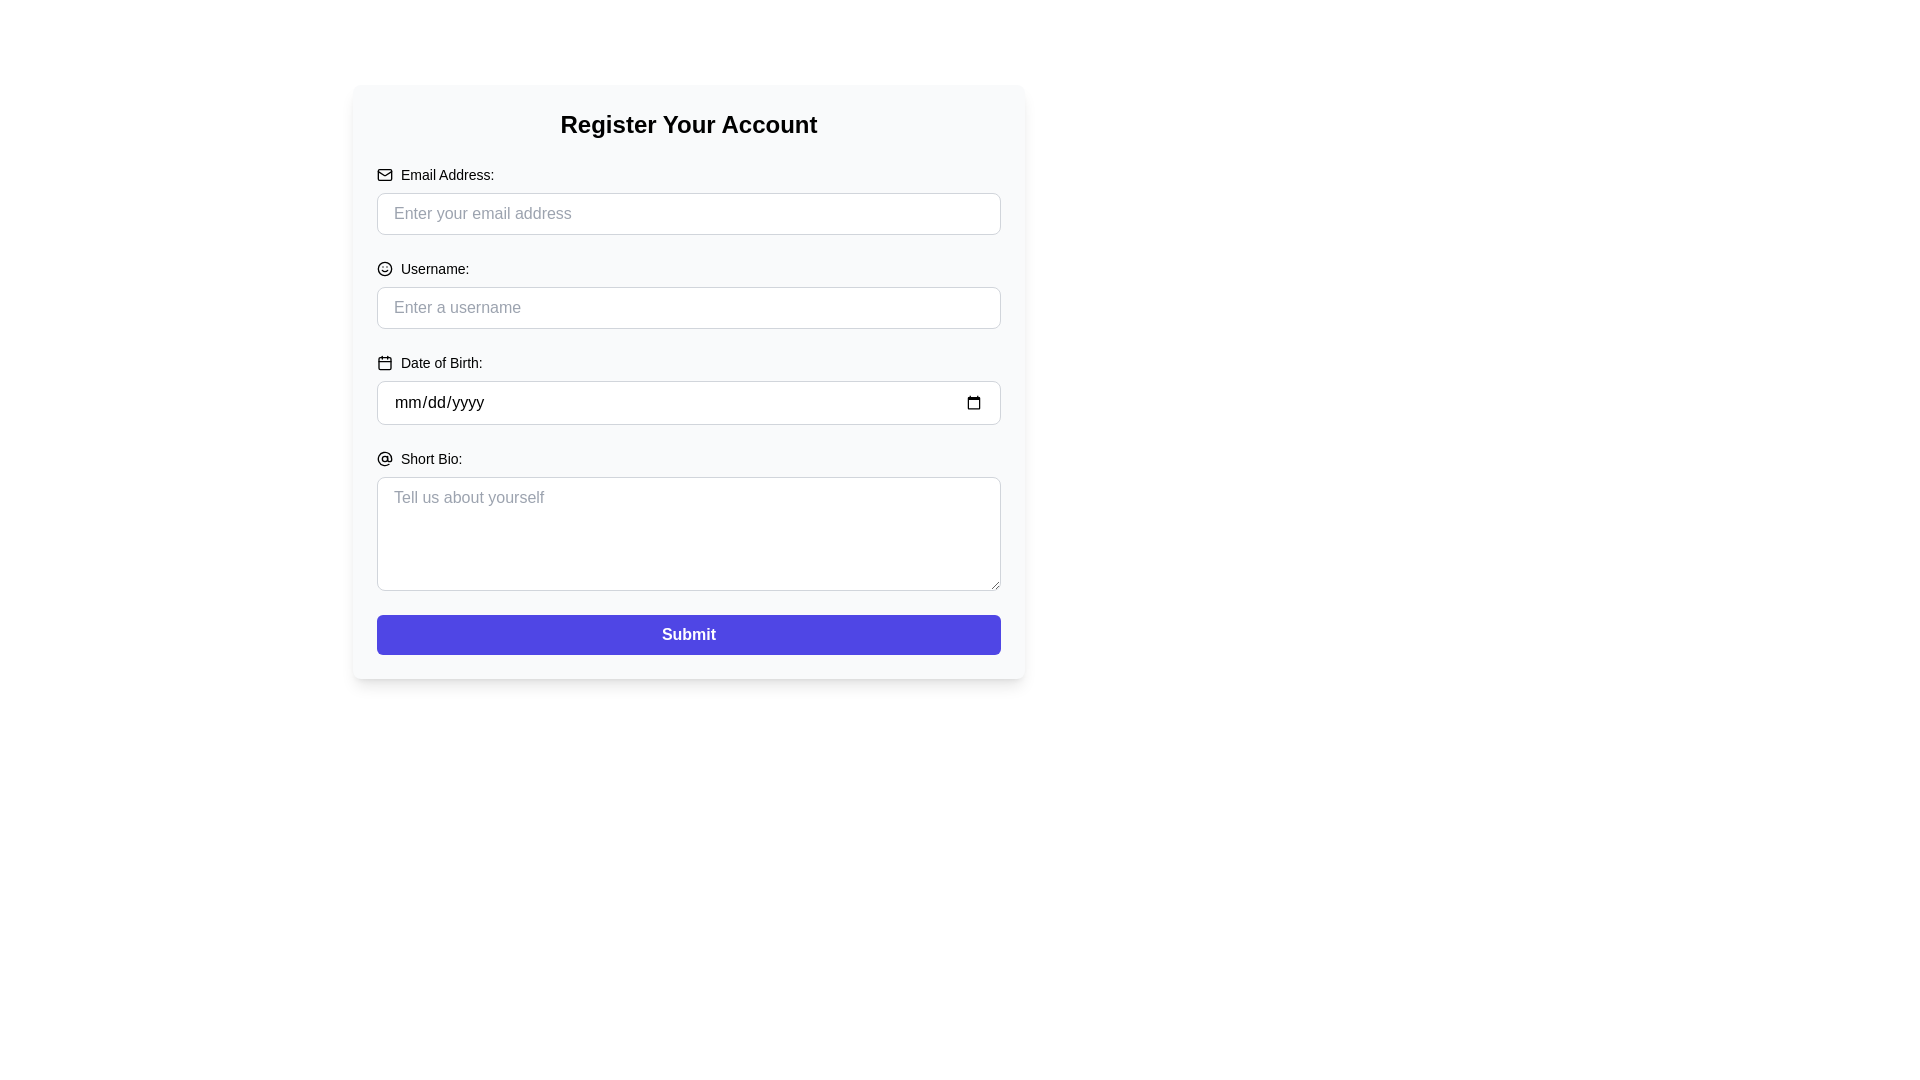 This screenshot has width=1920, height=1080. I want to click on the small envelope icon representing email, which is located to the left of the 'Email Address:' label on the registration form, so click(384, 173).